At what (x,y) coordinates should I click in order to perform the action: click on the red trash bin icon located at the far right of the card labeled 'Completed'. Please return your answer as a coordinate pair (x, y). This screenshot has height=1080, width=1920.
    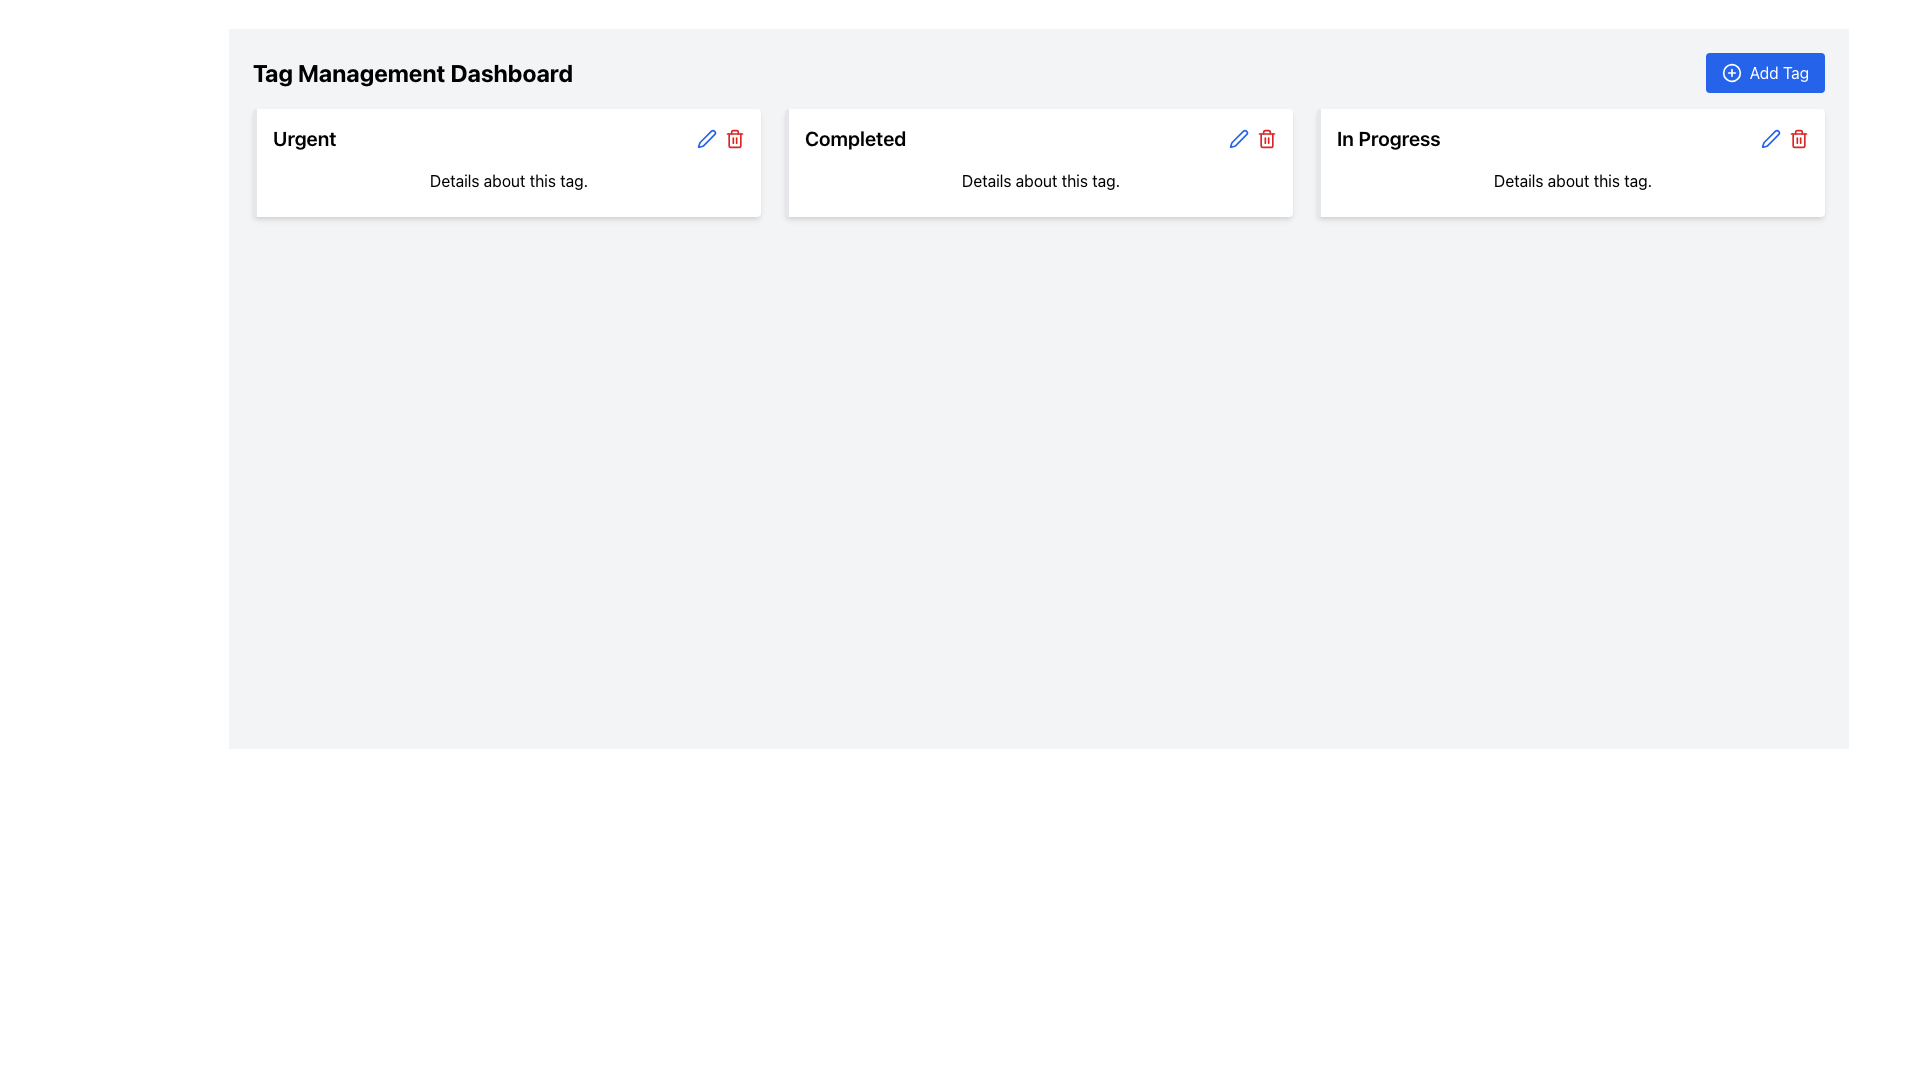
    Looking at the image, I should click on (1266, 137).